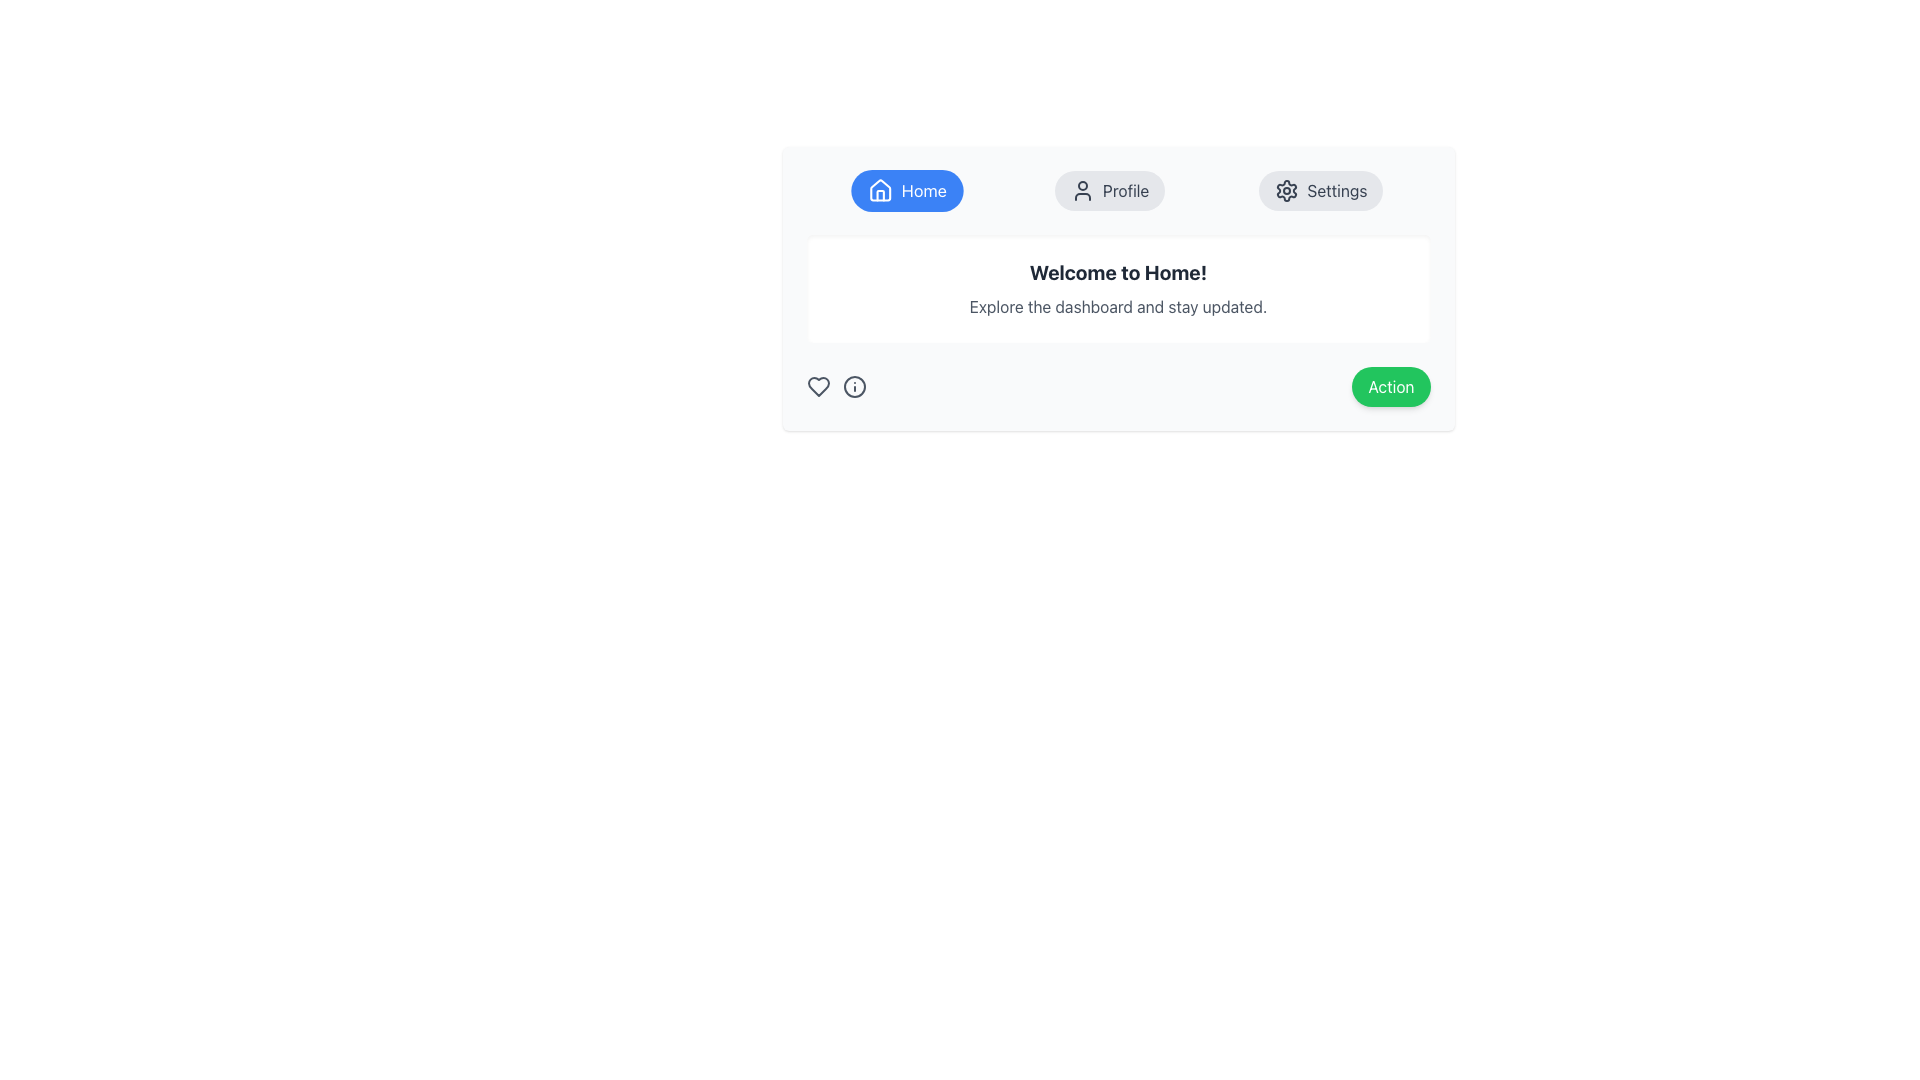 The height and width of the screenshot is (1080, 1920). Describe the element at coordinates (836, 386) in the screenshot. I see `the heart icon in the grouped icon component located in the bottom-left corner of the card section for more information` at that location.